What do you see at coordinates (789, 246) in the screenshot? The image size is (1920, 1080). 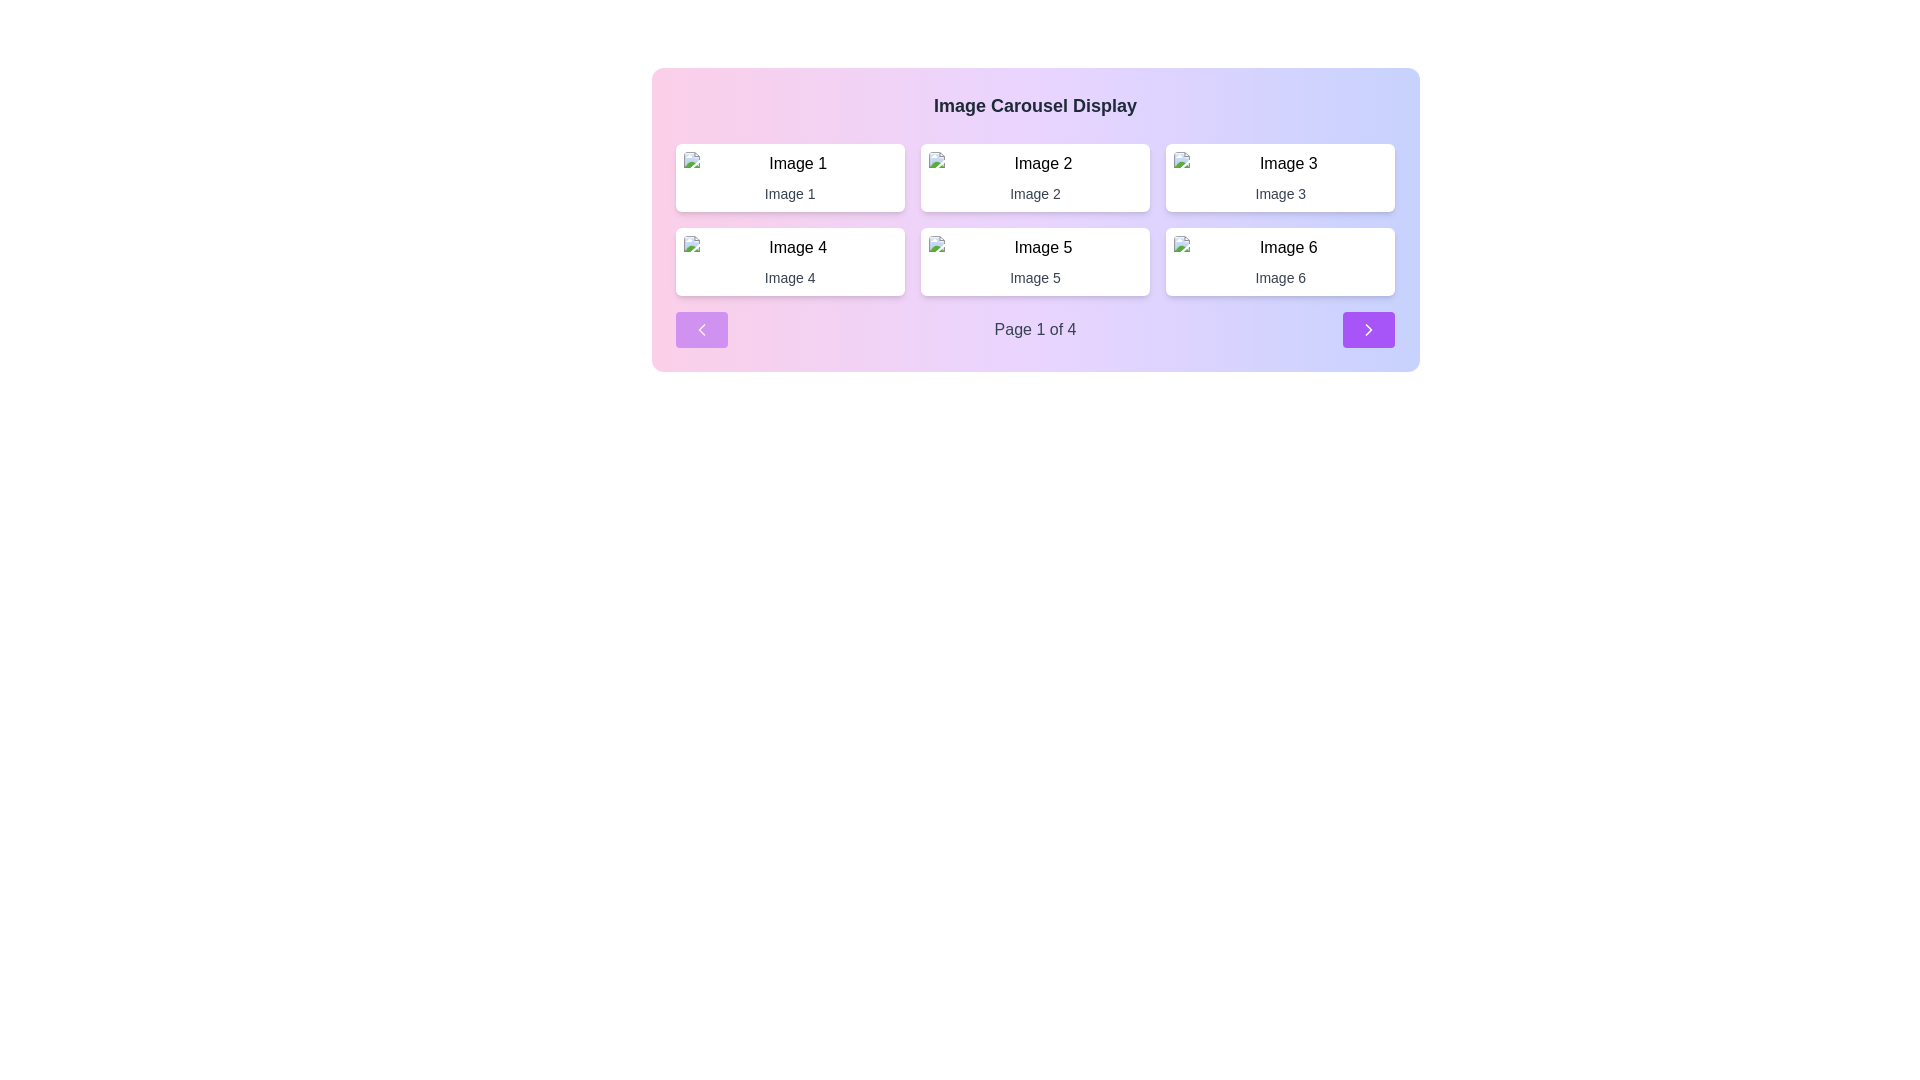 I see `the image placeholder labeled 'Img 4' in the second row, first column of the grid layout` at bounding box center [789, 246].